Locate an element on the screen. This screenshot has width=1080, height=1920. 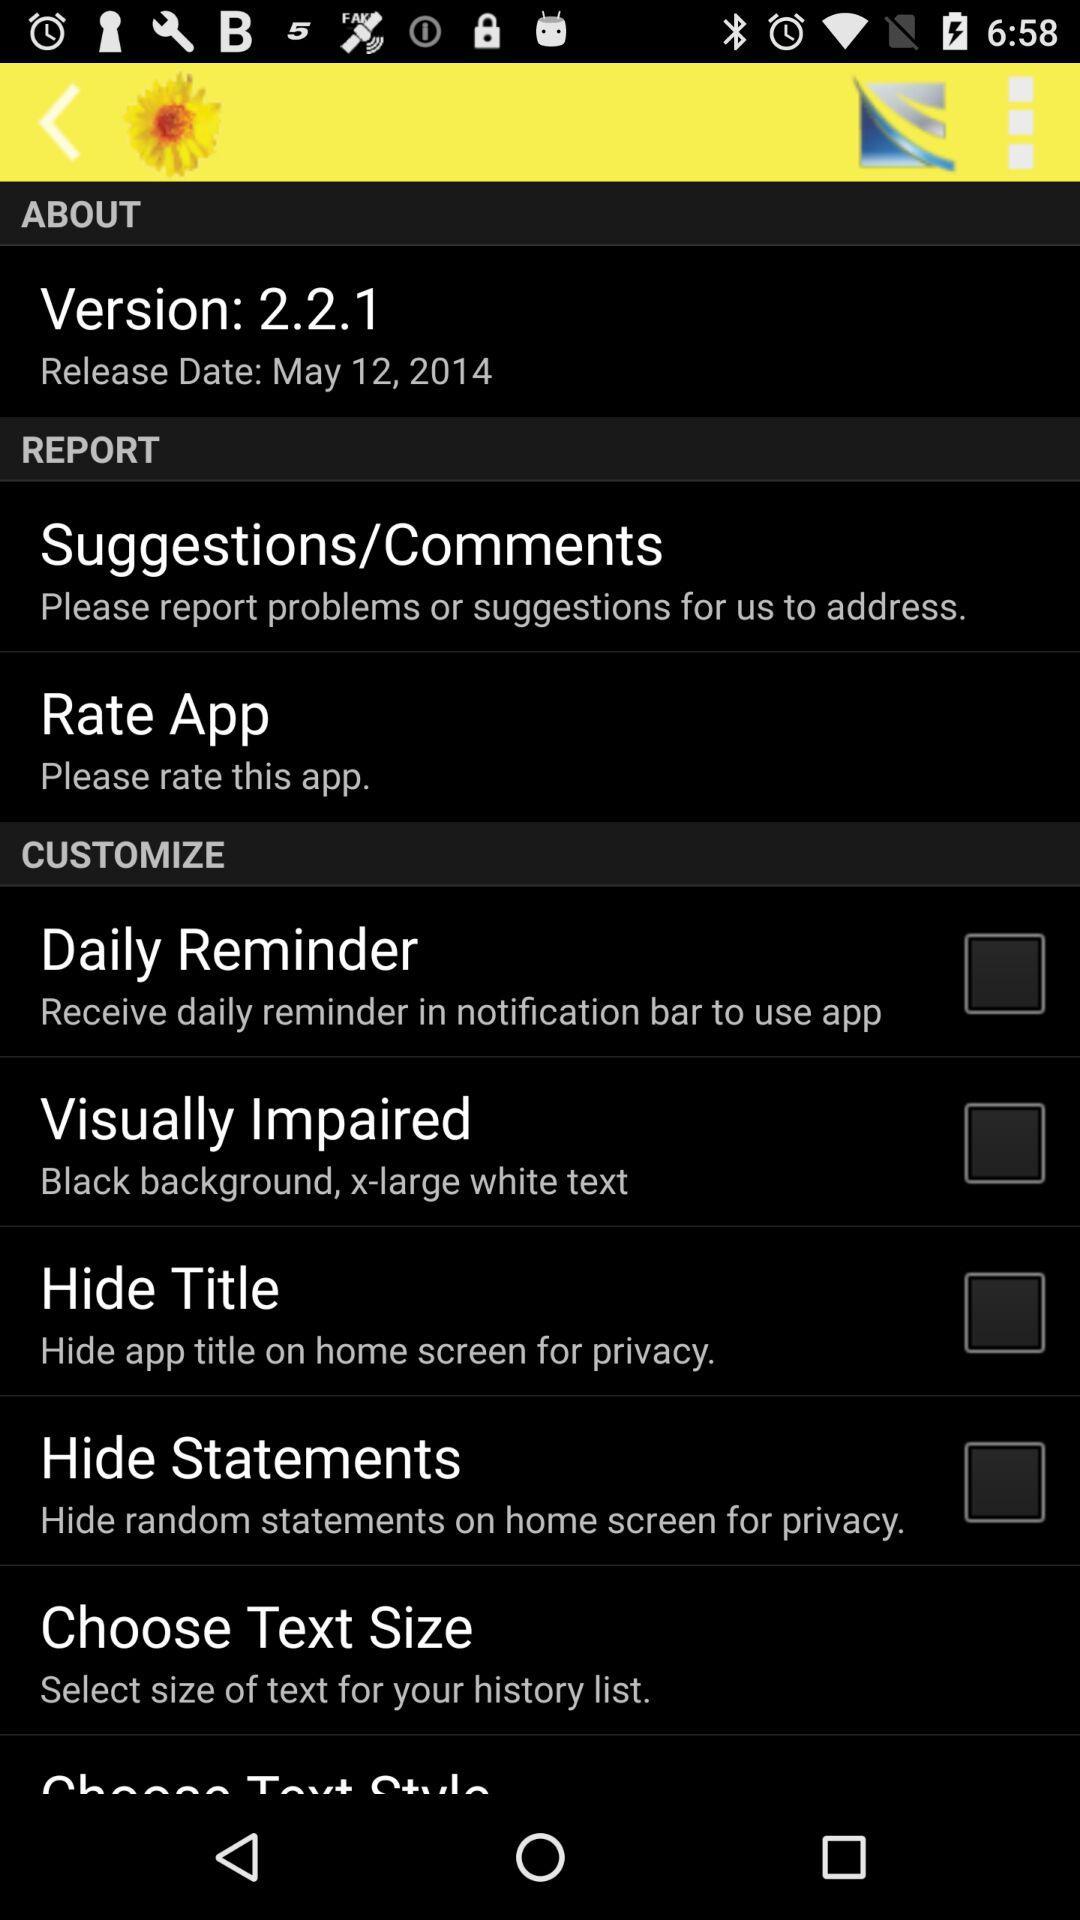
icon above the choose text style item is located at coordinates (344, 1687).